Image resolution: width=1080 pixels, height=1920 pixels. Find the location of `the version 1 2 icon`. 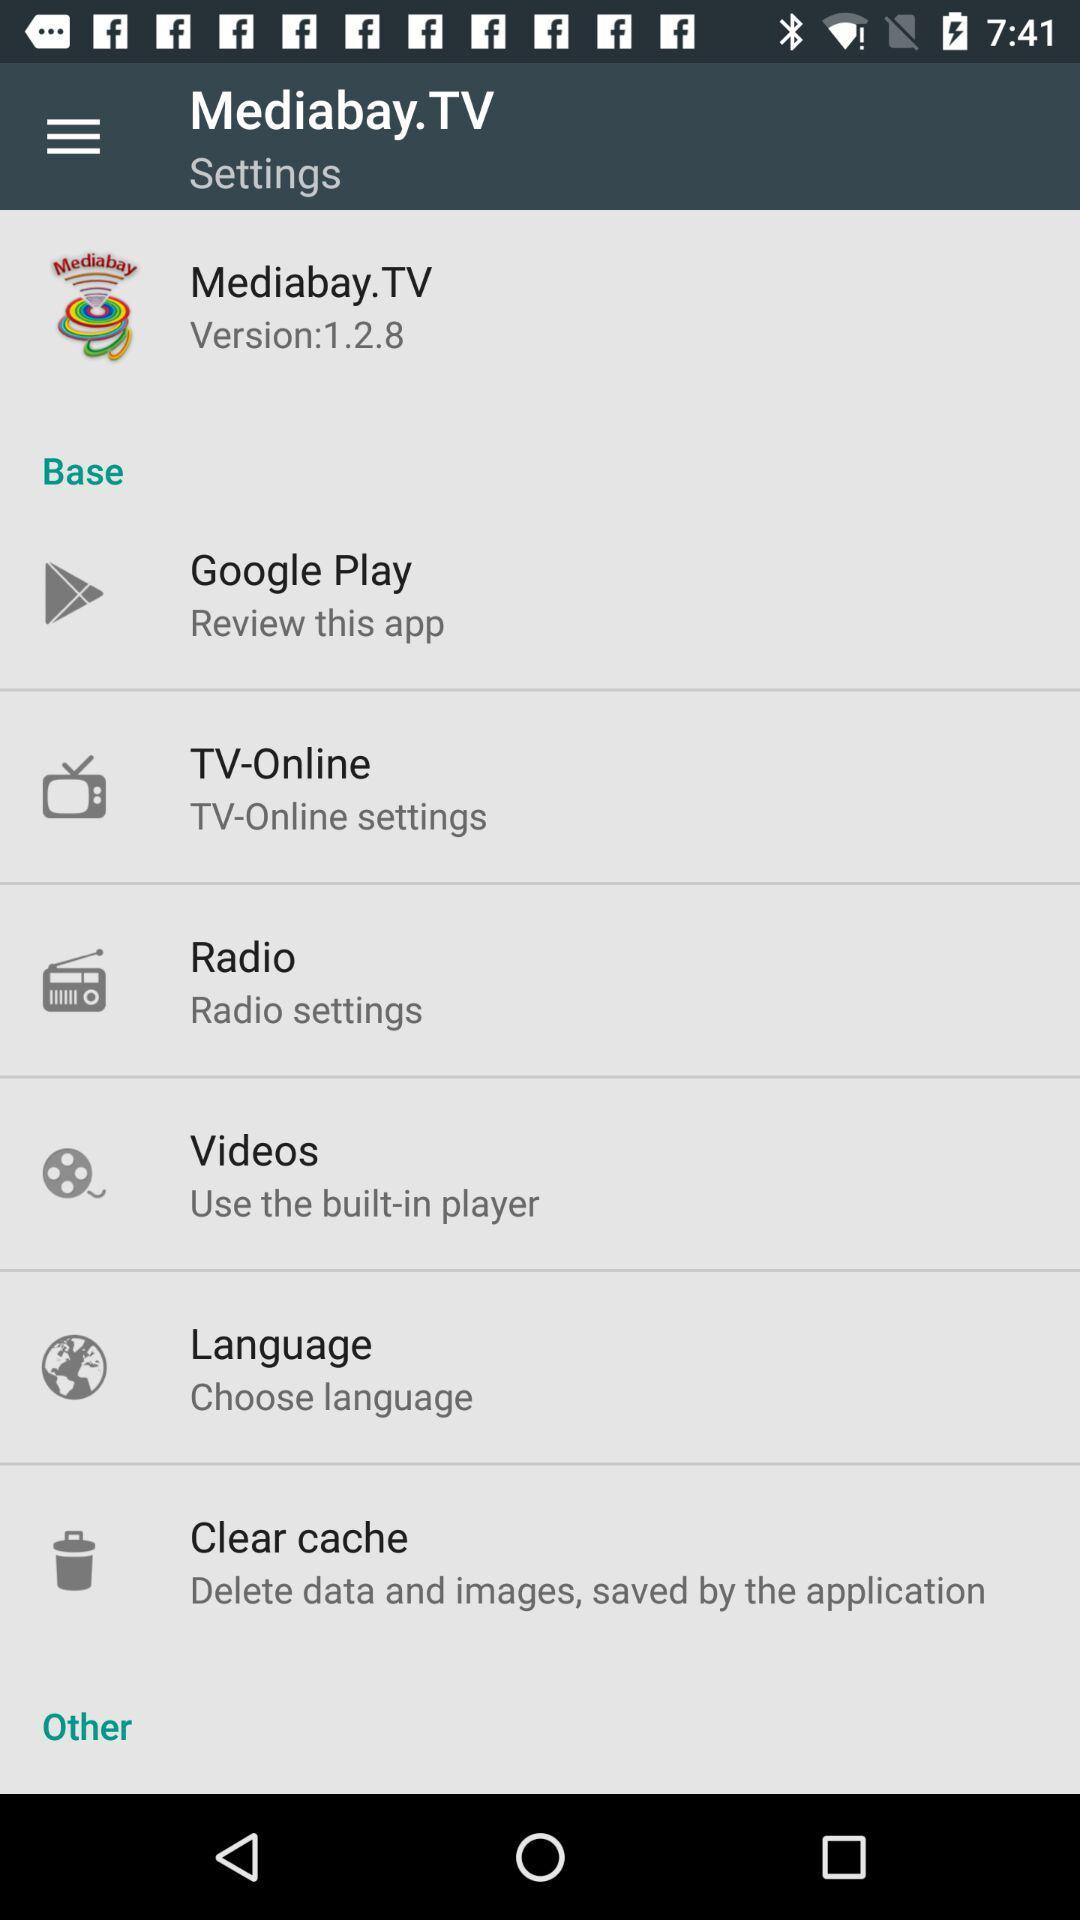

the version 1 2 icon is located at coordinates (297, 333).